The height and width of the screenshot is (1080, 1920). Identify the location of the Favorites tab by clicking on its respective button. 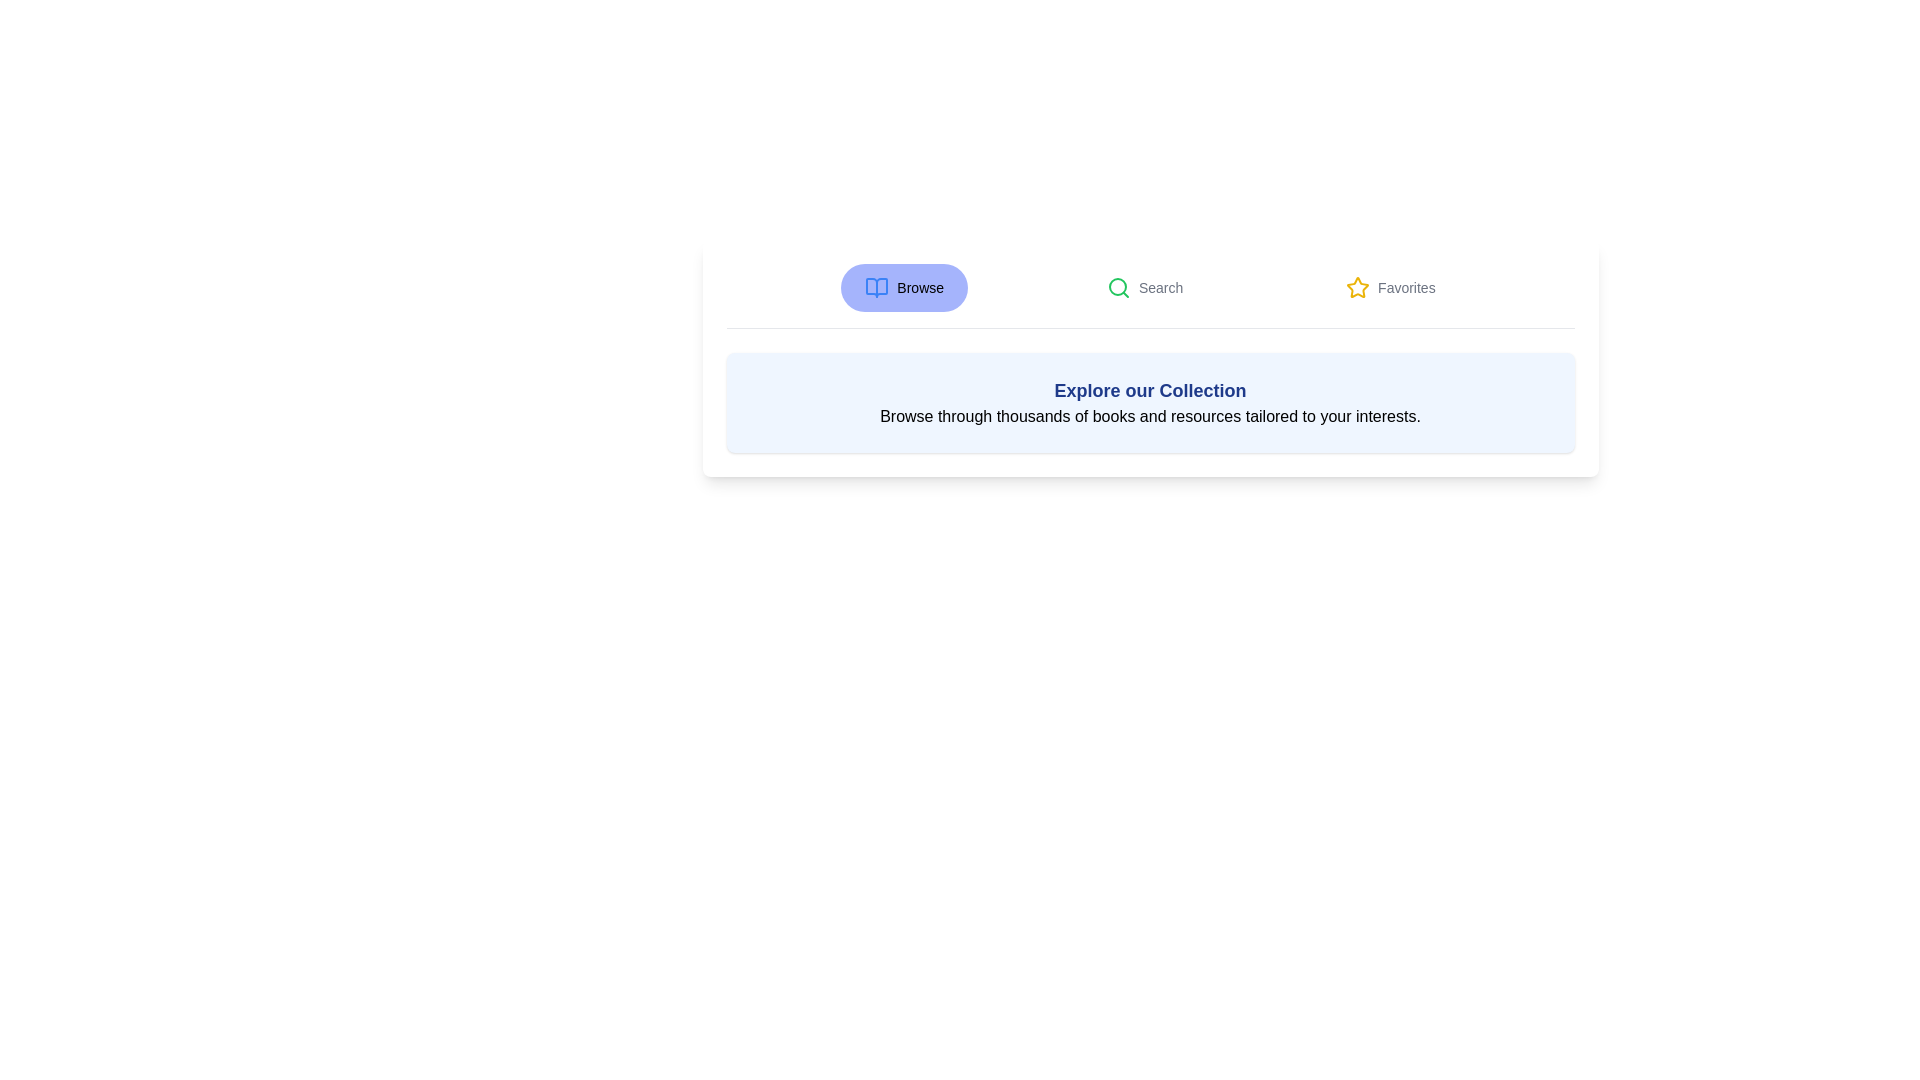
(1389, 288).